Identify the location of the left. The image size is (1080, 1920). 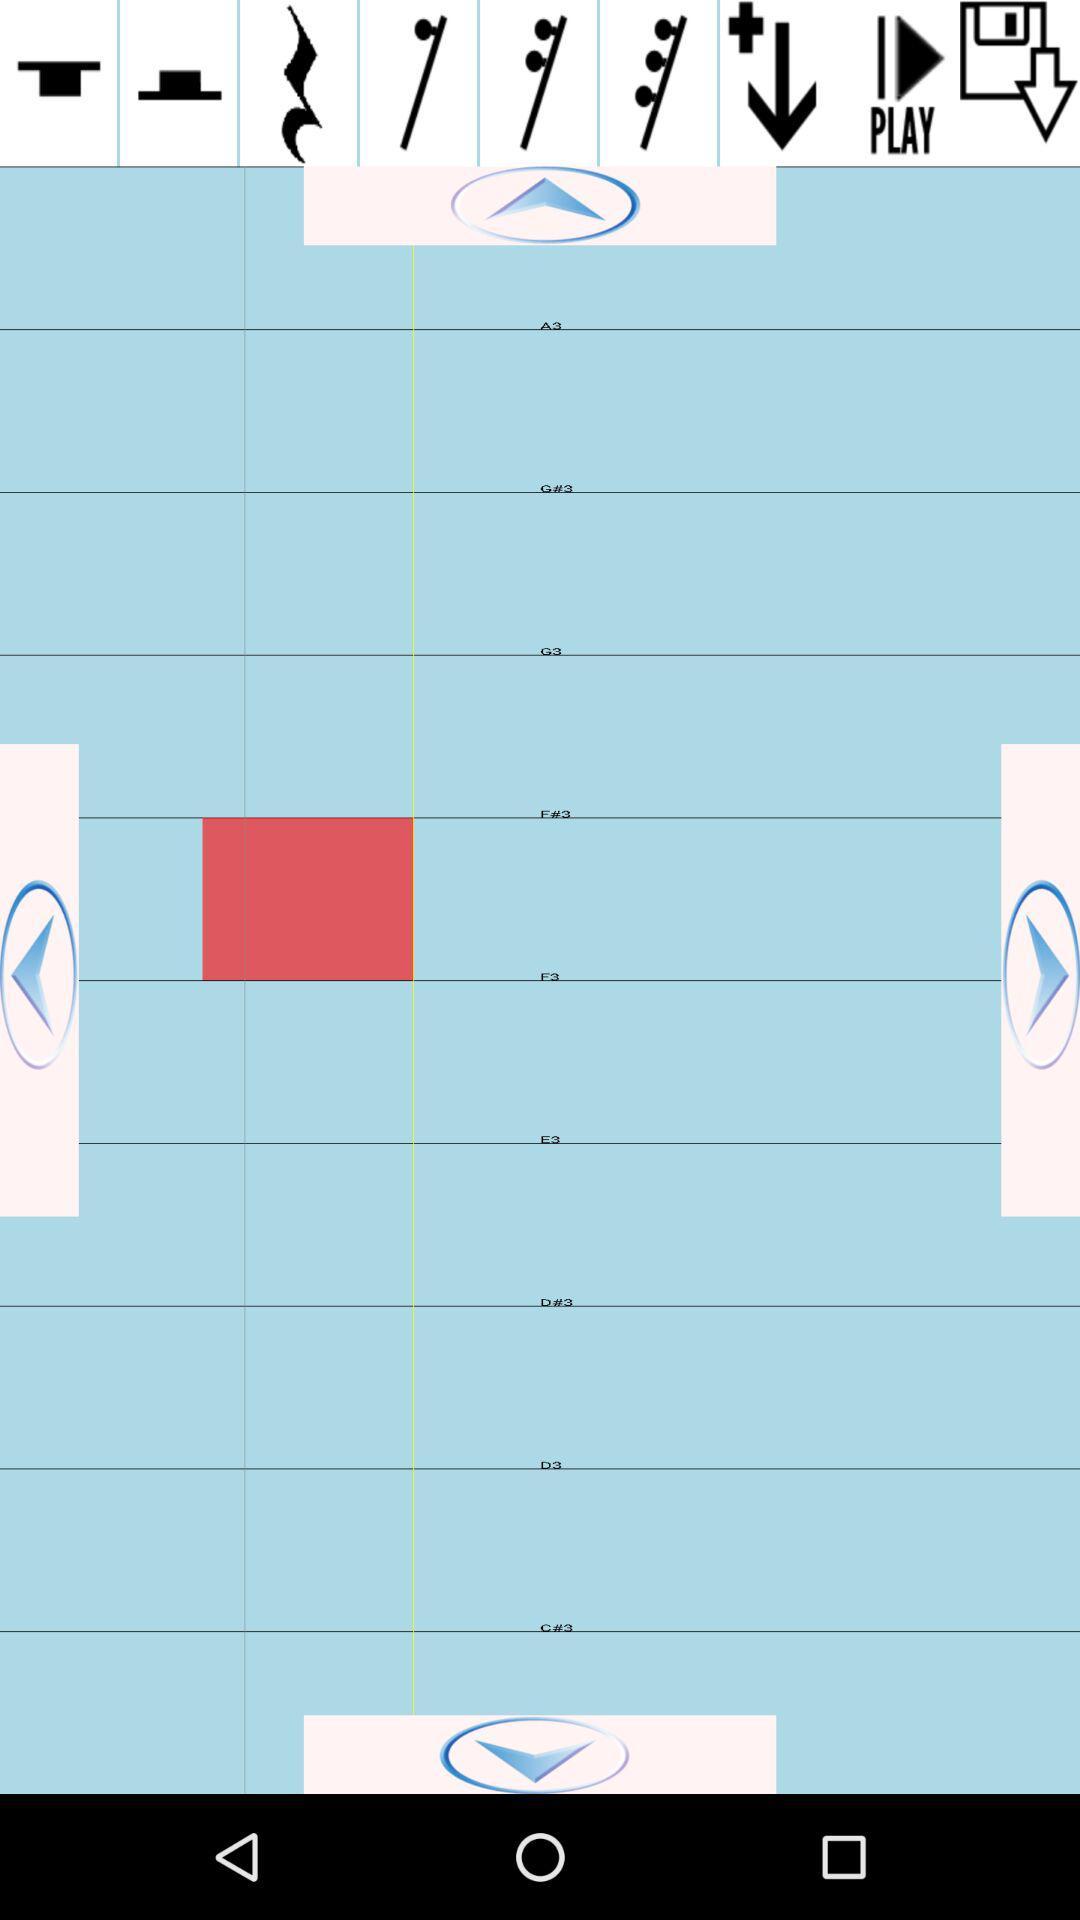
(39, 980).